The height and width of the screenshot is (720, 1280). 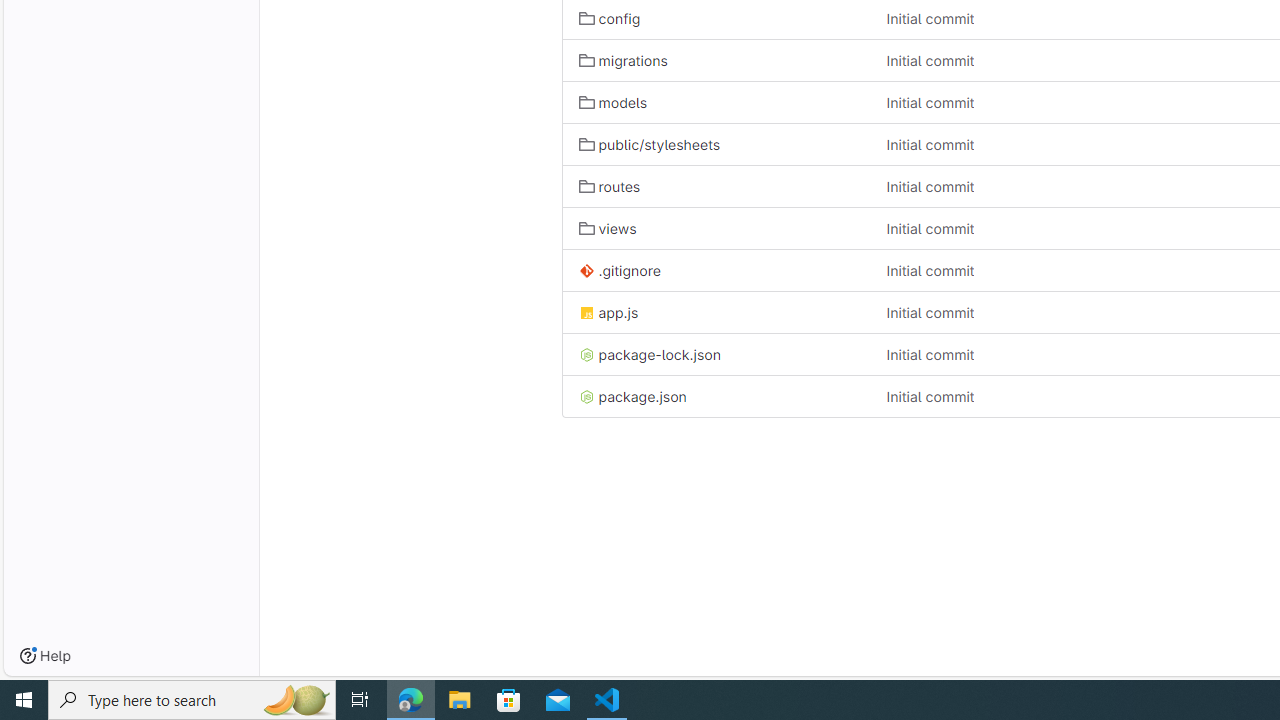 I want to click on 'package.json', so click(x=716, y=396).